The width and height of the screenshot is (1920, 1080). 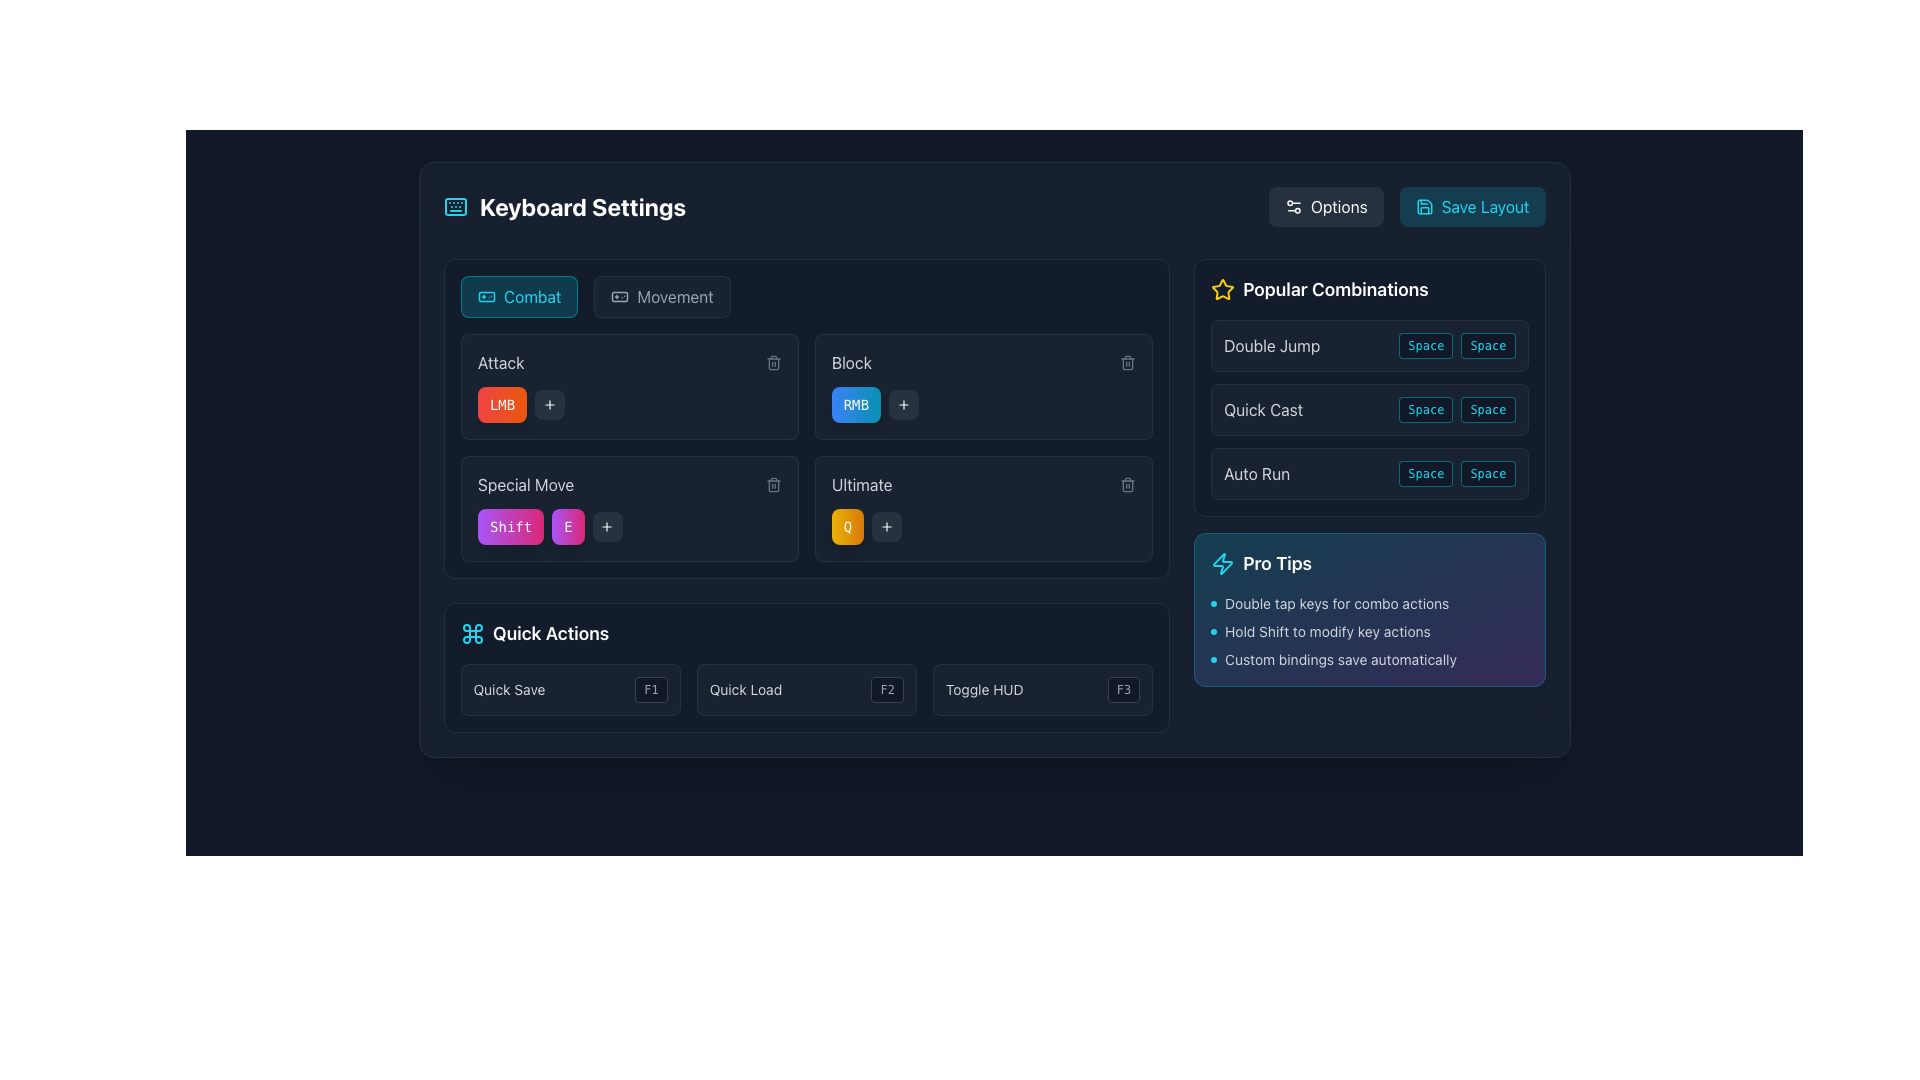 I want to click on tips provided in the 'Pro Tips' section, which is a list of informational text items located below the title 'Pro Tips' in the right sidebar of the interface, so click(x=1368, y=632).